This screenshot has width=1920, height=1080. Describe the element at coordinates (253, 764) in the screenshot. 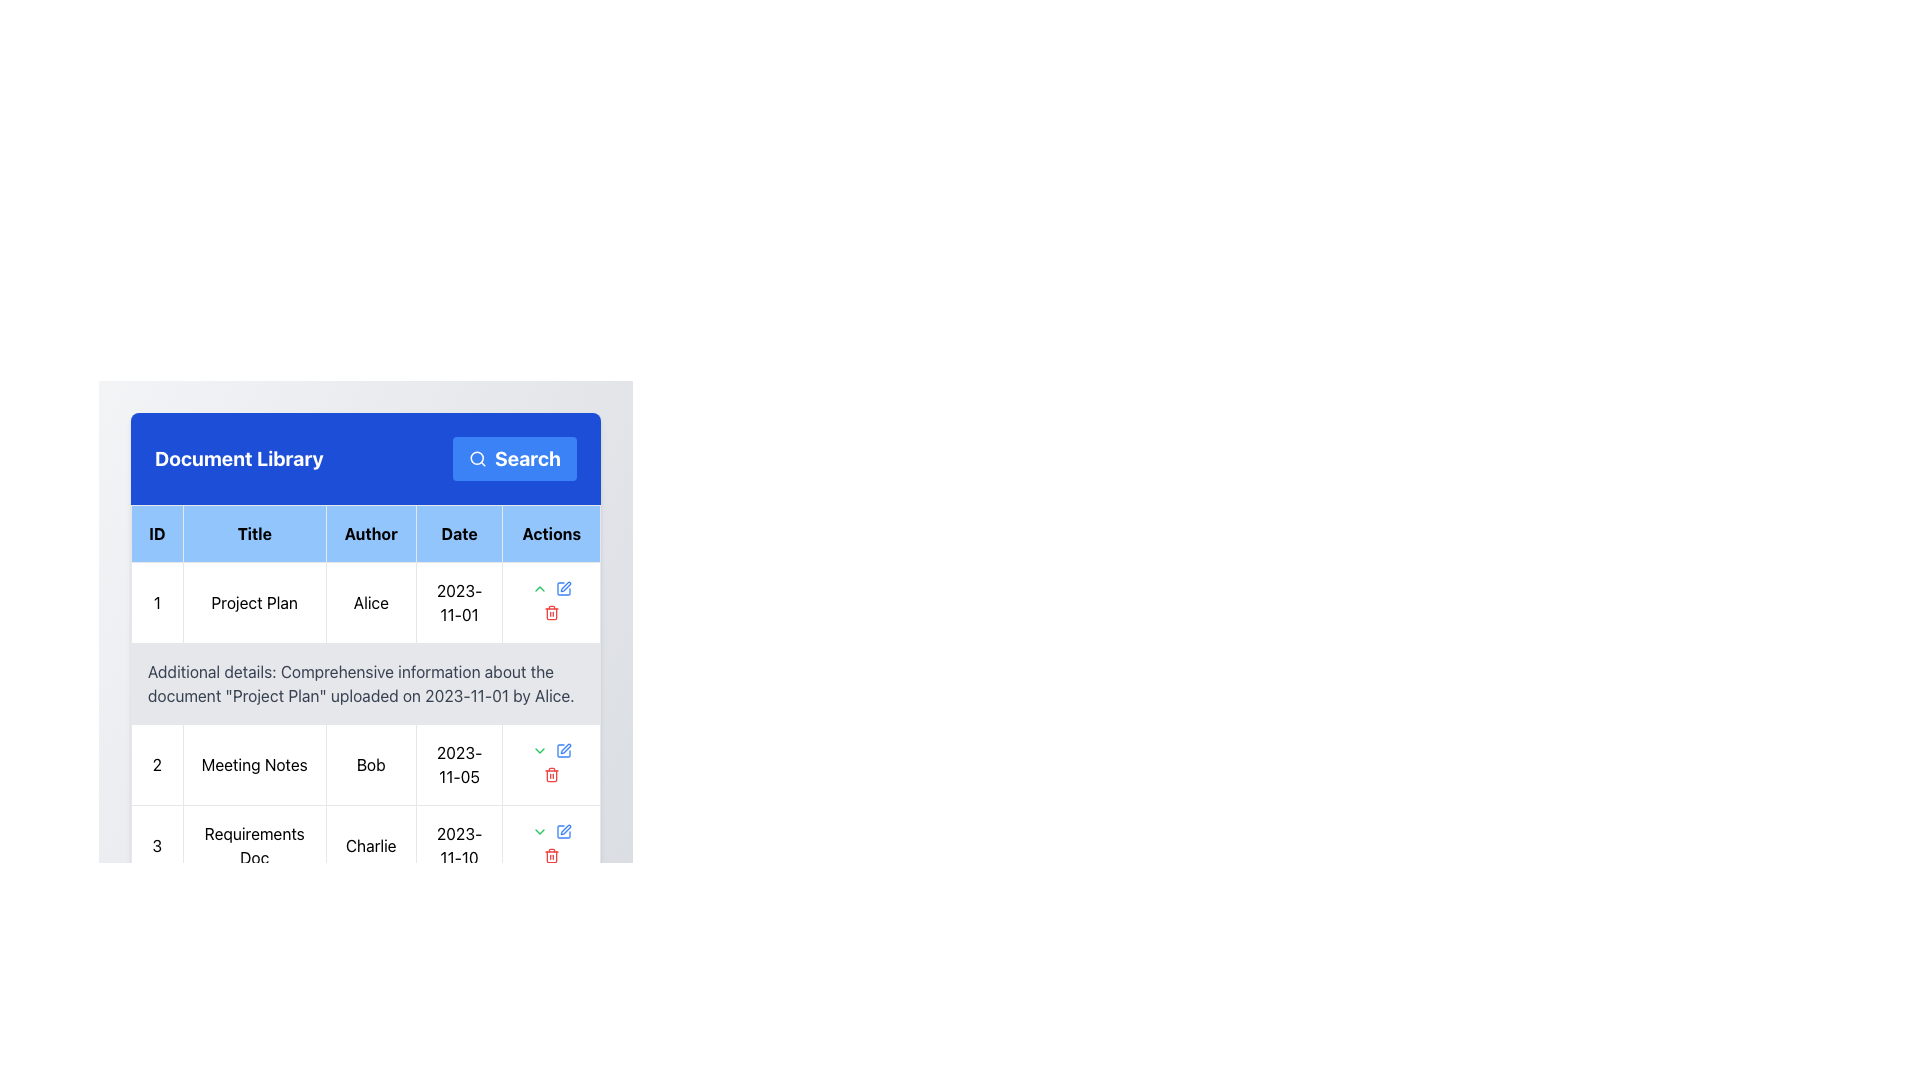

I see `the text label displaying 'Meeting Notes' for reading` at that location.